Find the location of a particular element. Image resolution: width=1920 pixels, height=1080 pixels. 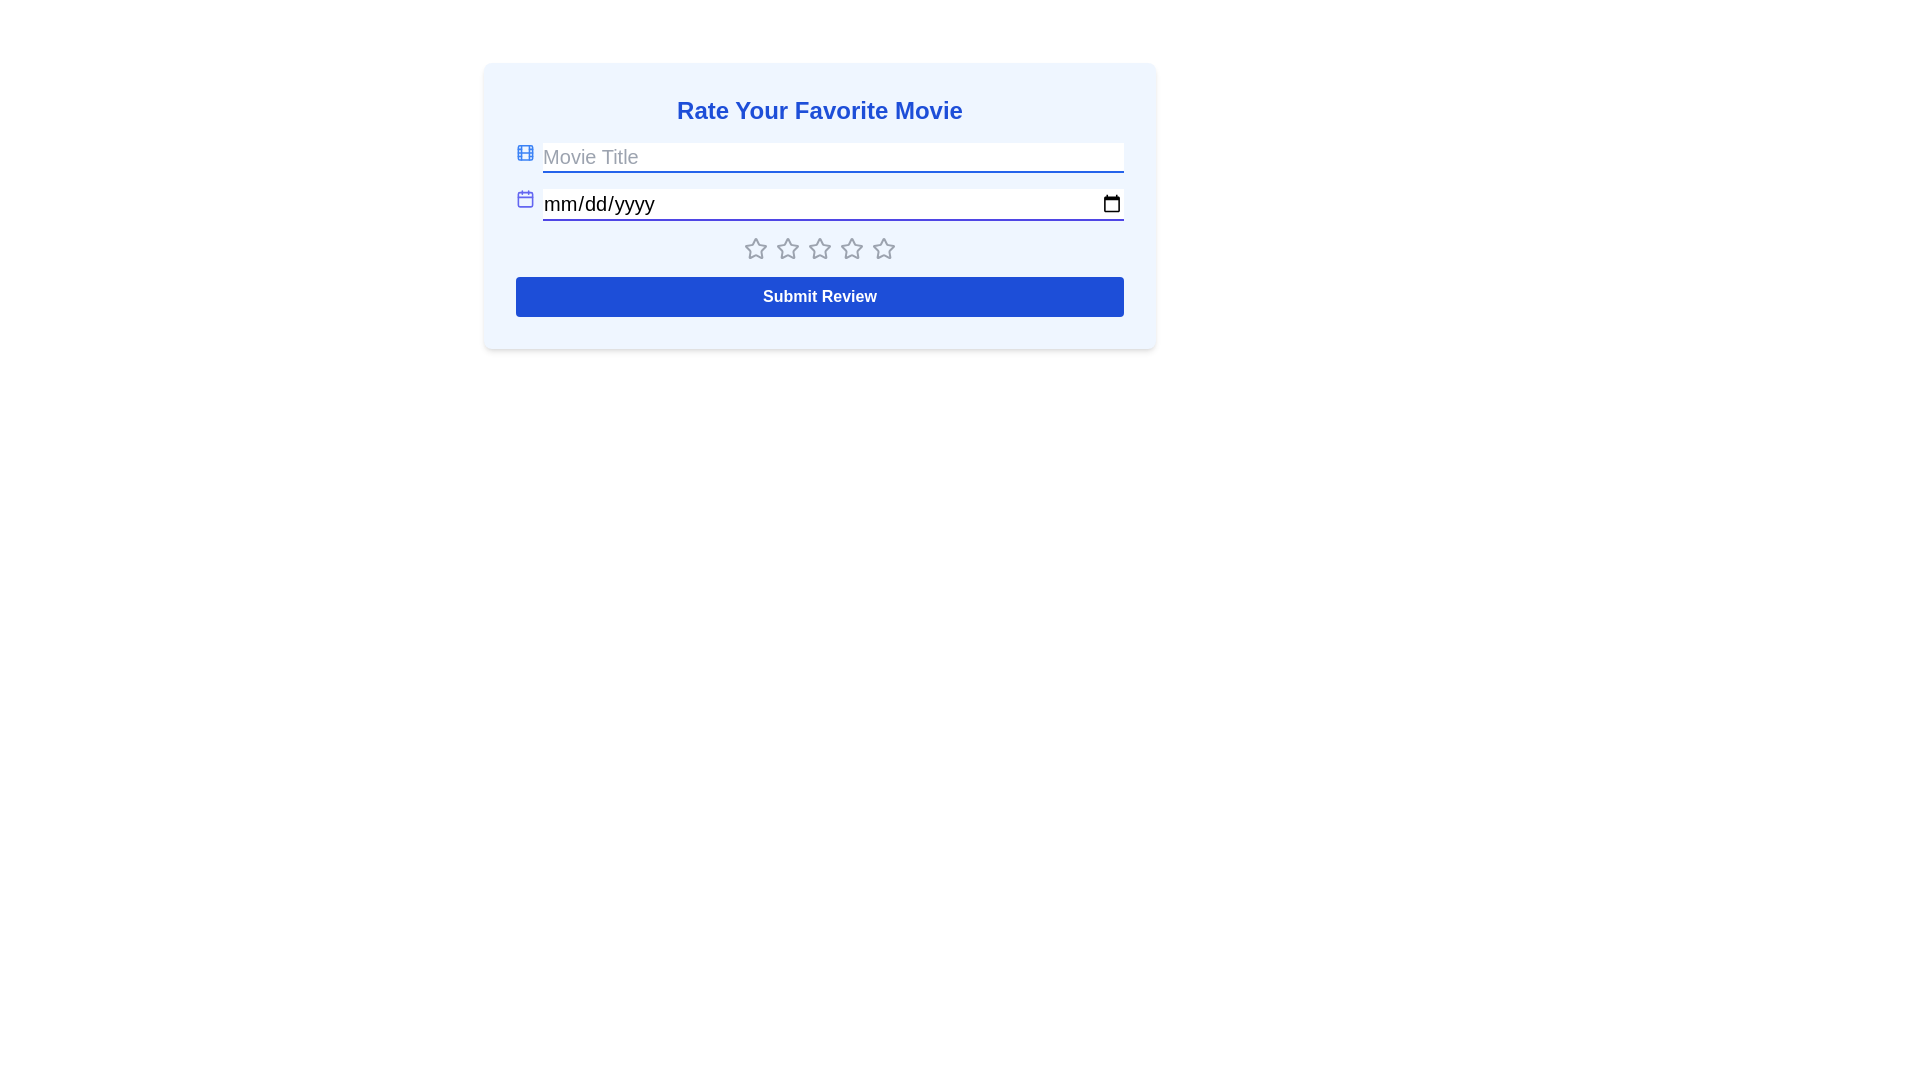

the release date input field to activate the date picker is located at coordinates (833, 204).